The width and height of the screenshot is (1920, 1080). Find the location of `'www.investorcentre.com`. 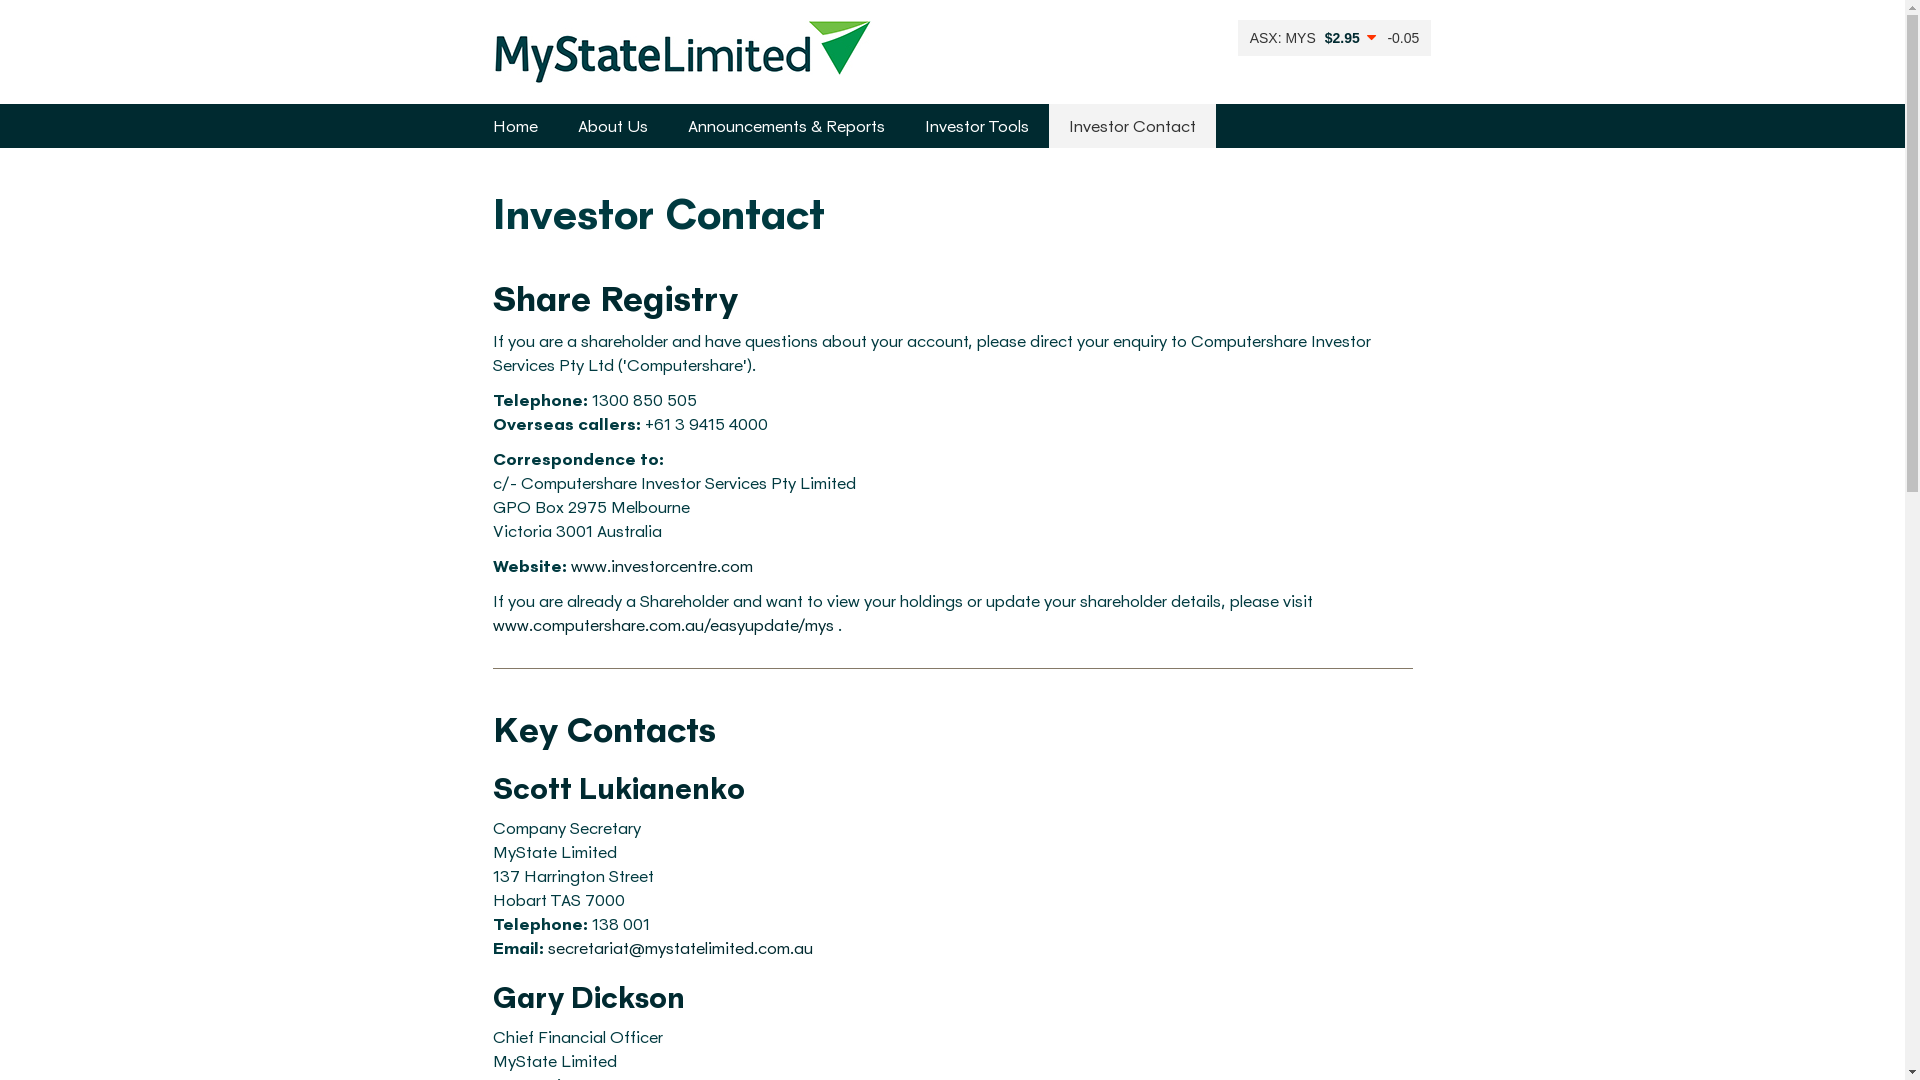

'www.investorcentre.com is located at coordinates (661, 565).